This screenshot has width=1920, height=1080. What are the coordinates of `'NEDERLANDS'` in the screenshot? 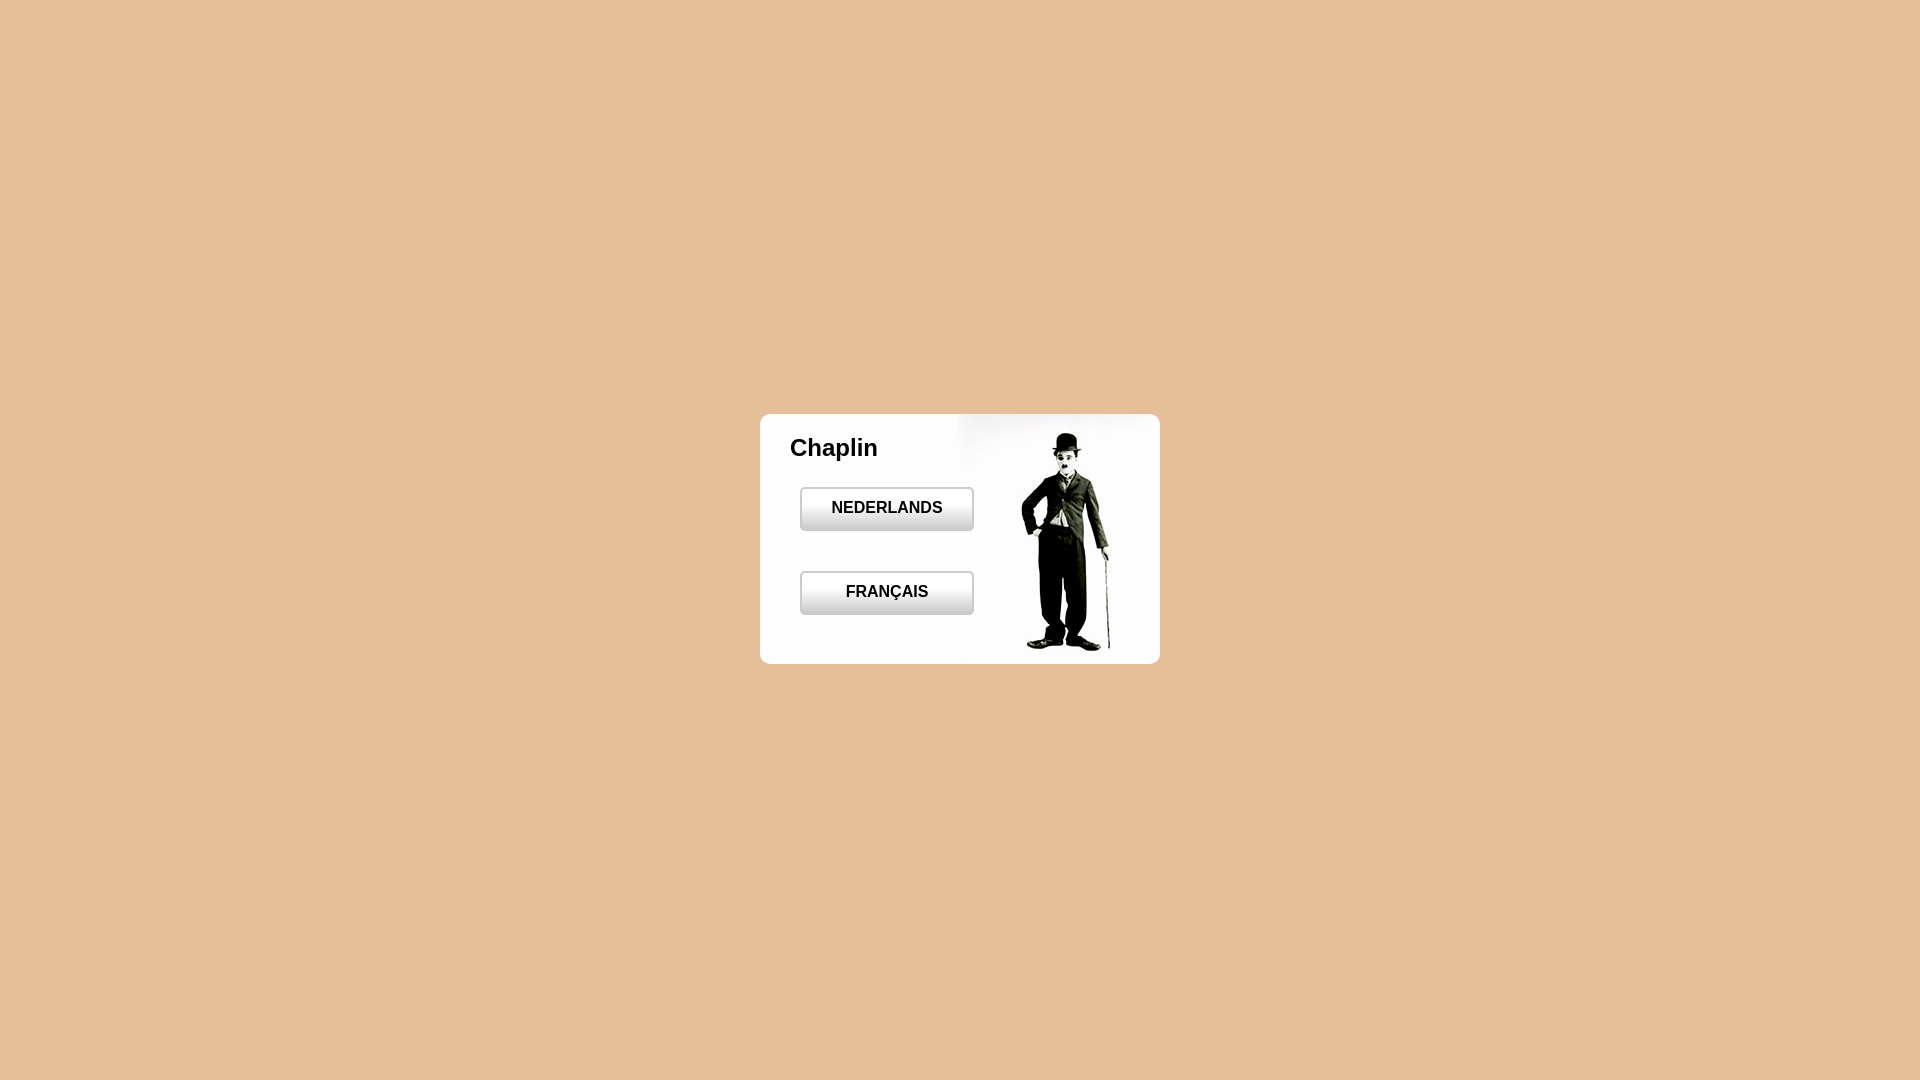 It's located at (886, 508).